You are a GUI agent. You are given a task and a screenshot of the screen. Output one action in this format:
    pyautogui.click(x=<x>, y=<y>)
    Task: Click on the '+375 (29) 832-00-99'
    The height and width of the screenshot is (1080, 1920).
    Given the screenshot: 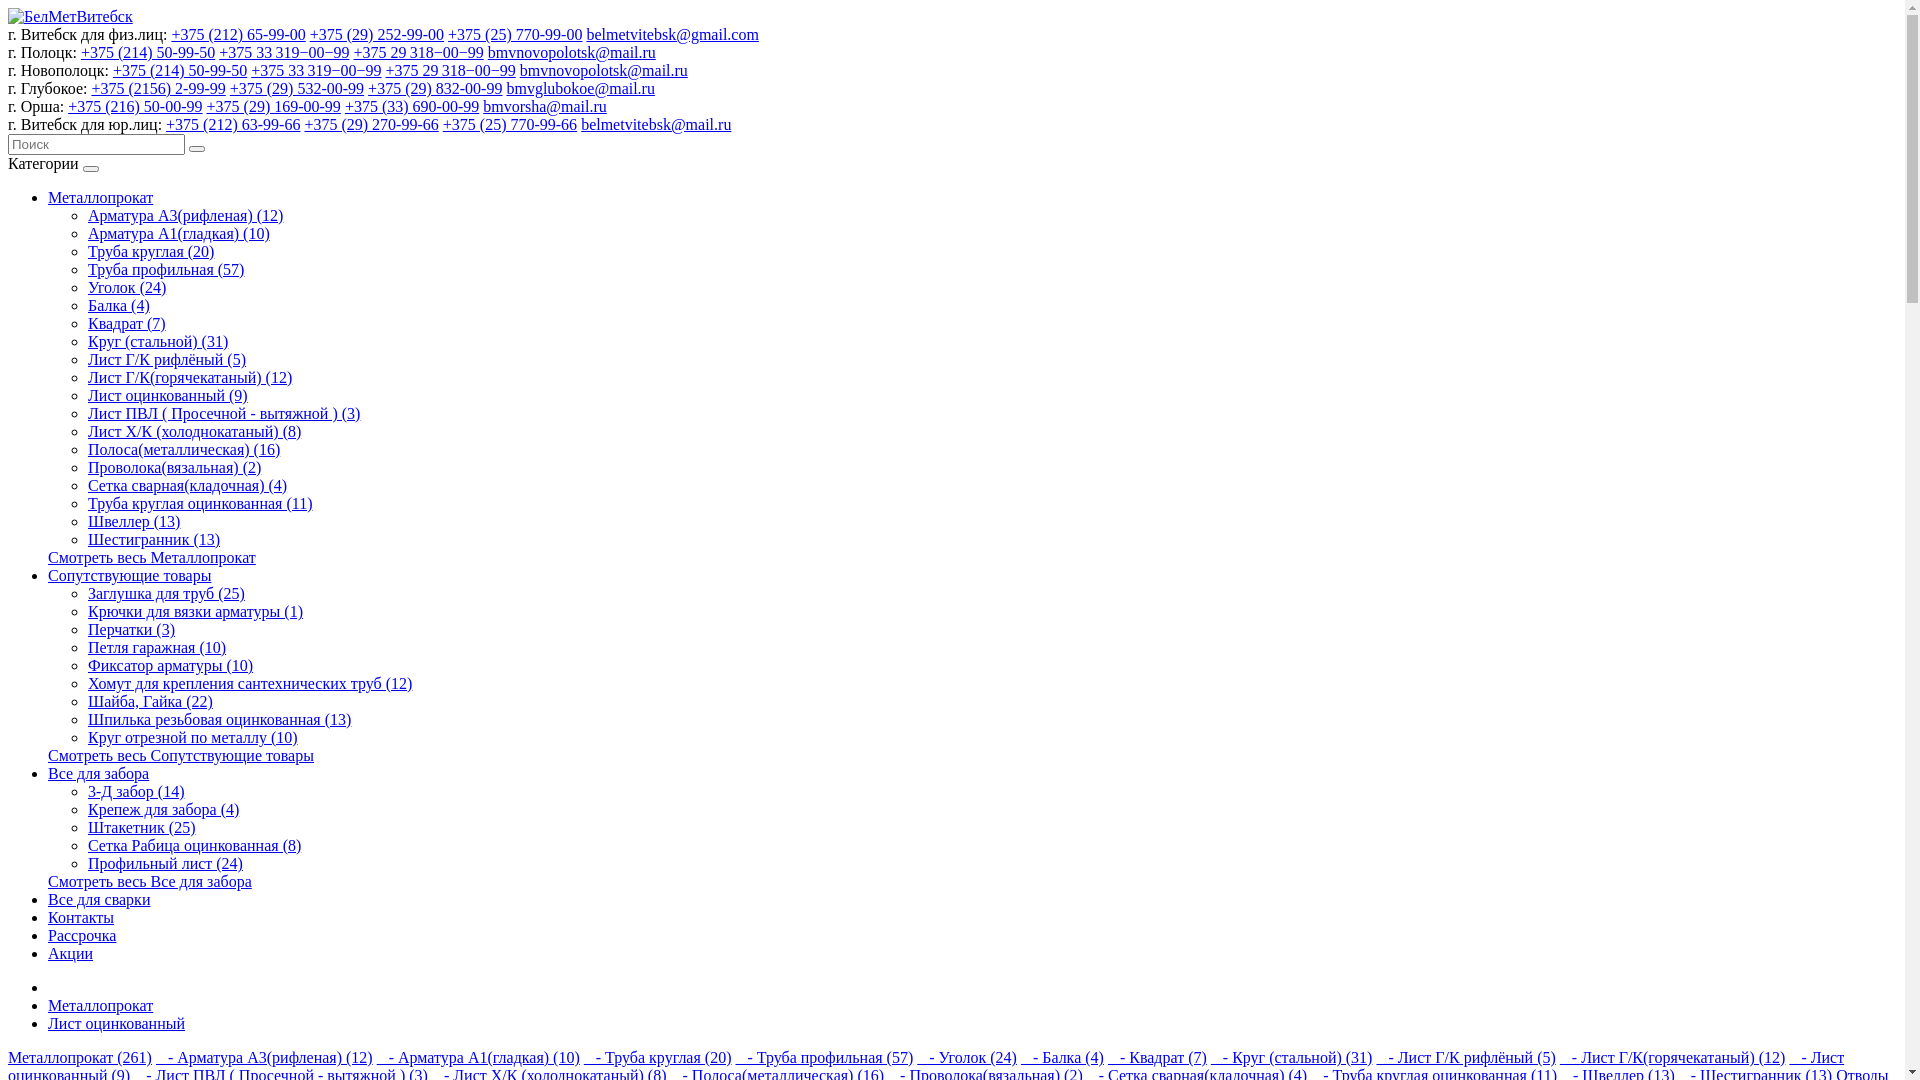 What is the action you would take?
    pyautogui.click(x=434, y=87)
    